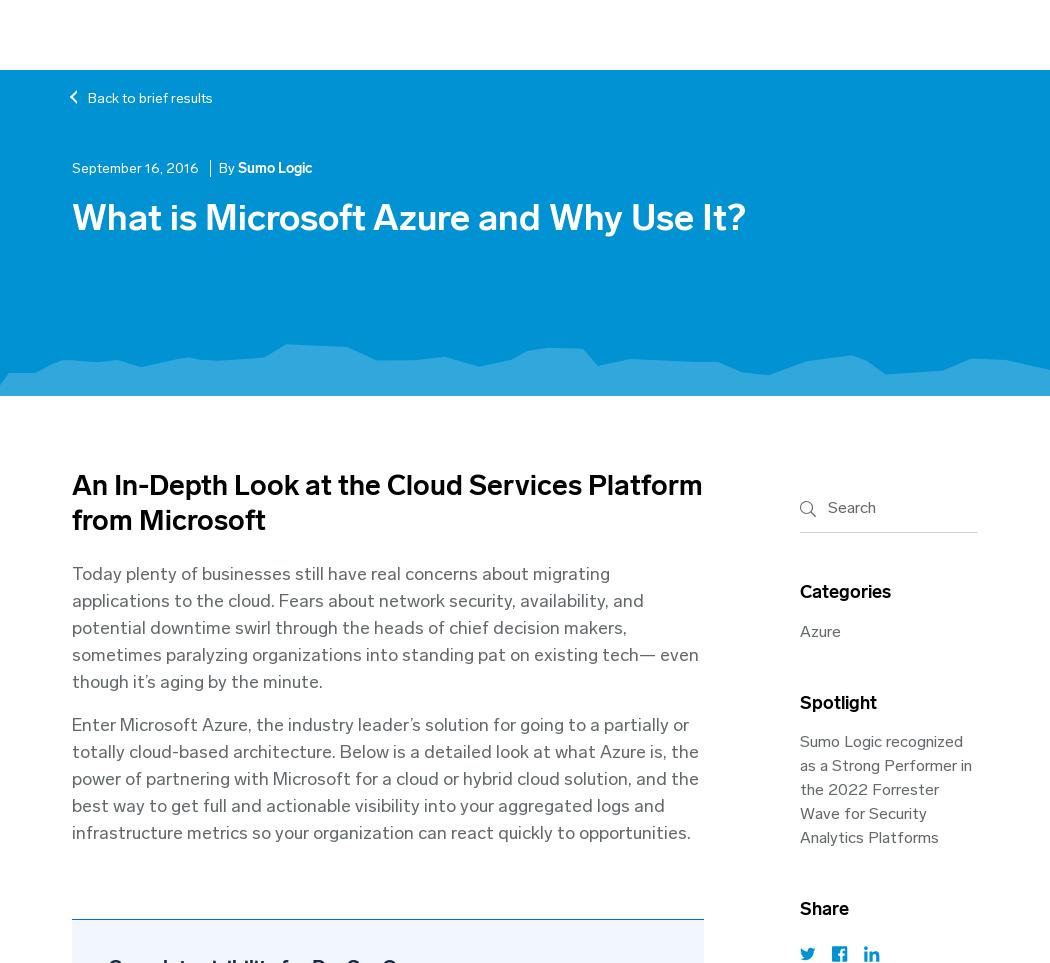 The image size is (1050, 963). What do you see at coordinates (108, 502) in the screenshot?
I see `'December 15, 2021'` at bounding box center [108, 502].